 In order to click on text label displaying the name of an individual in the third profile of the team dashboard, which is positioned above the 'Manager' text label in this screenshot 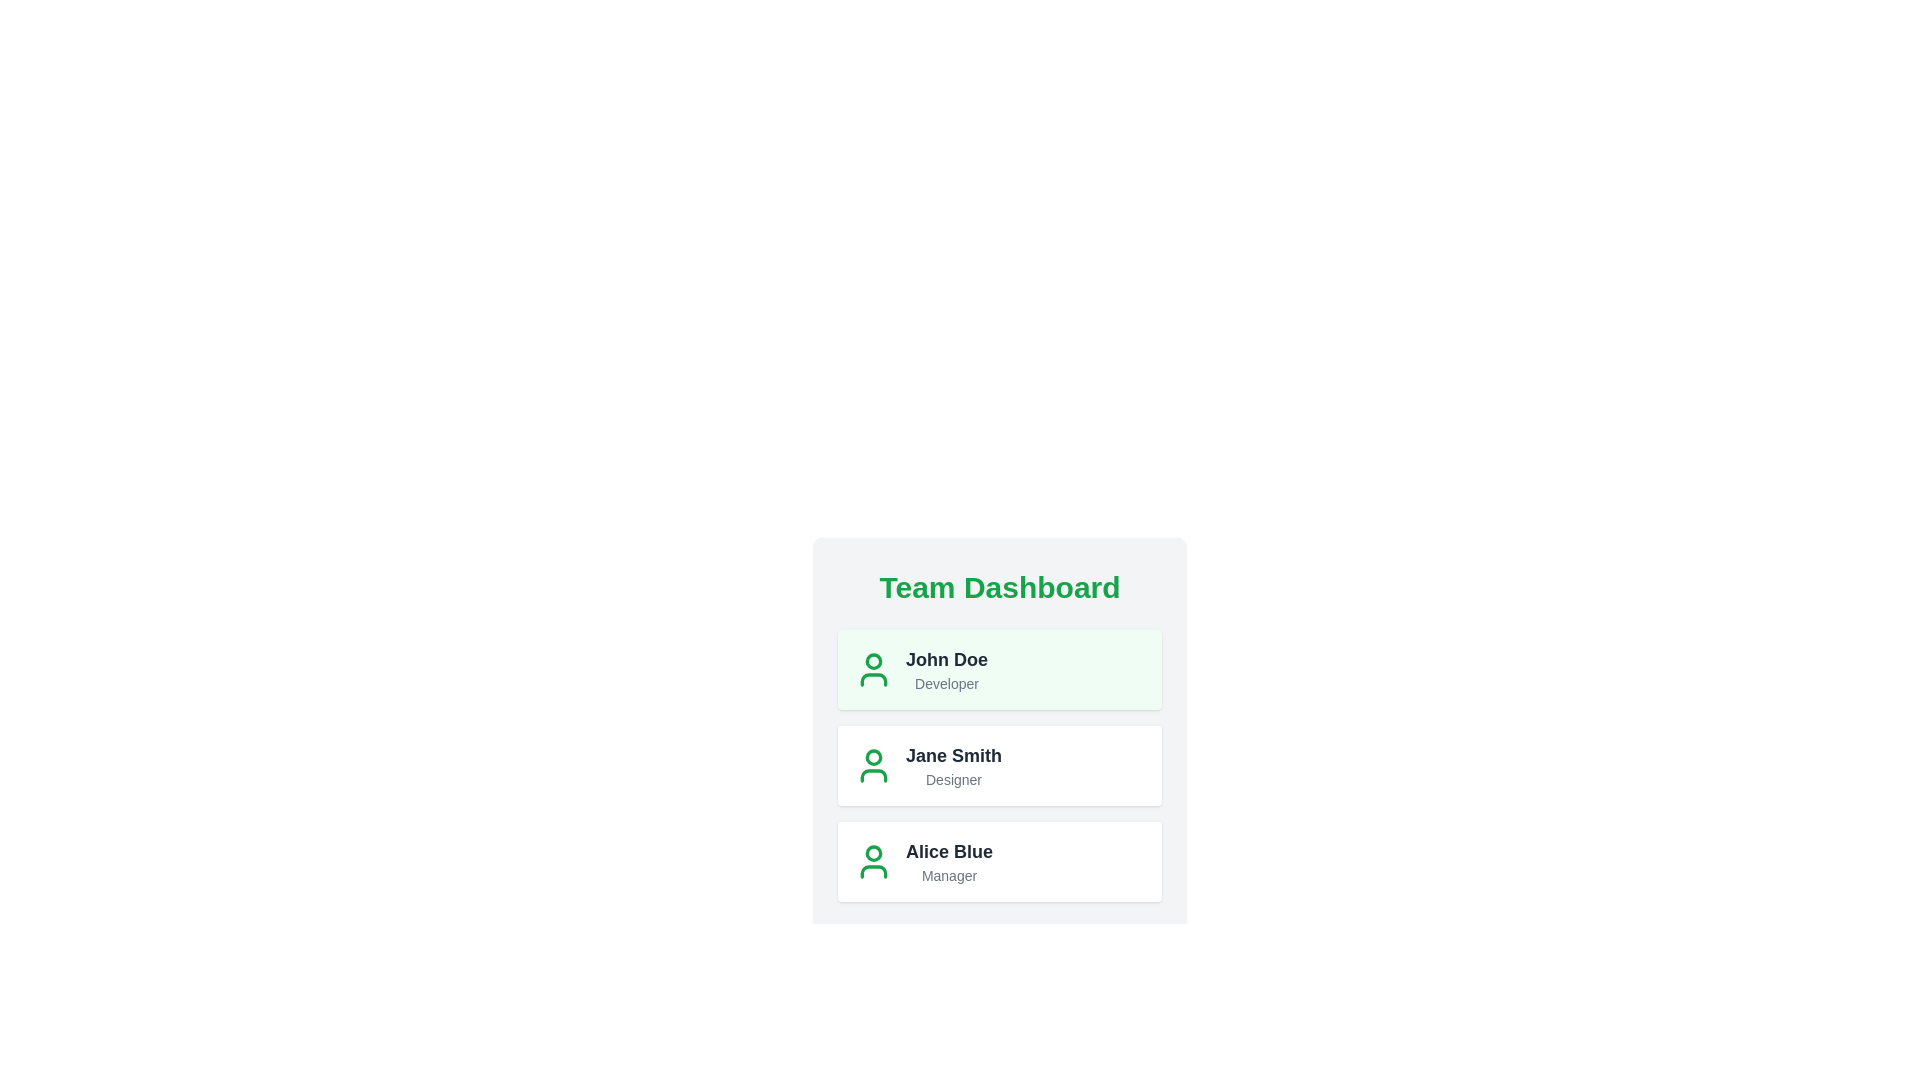, I will do `click(948, 852)`.